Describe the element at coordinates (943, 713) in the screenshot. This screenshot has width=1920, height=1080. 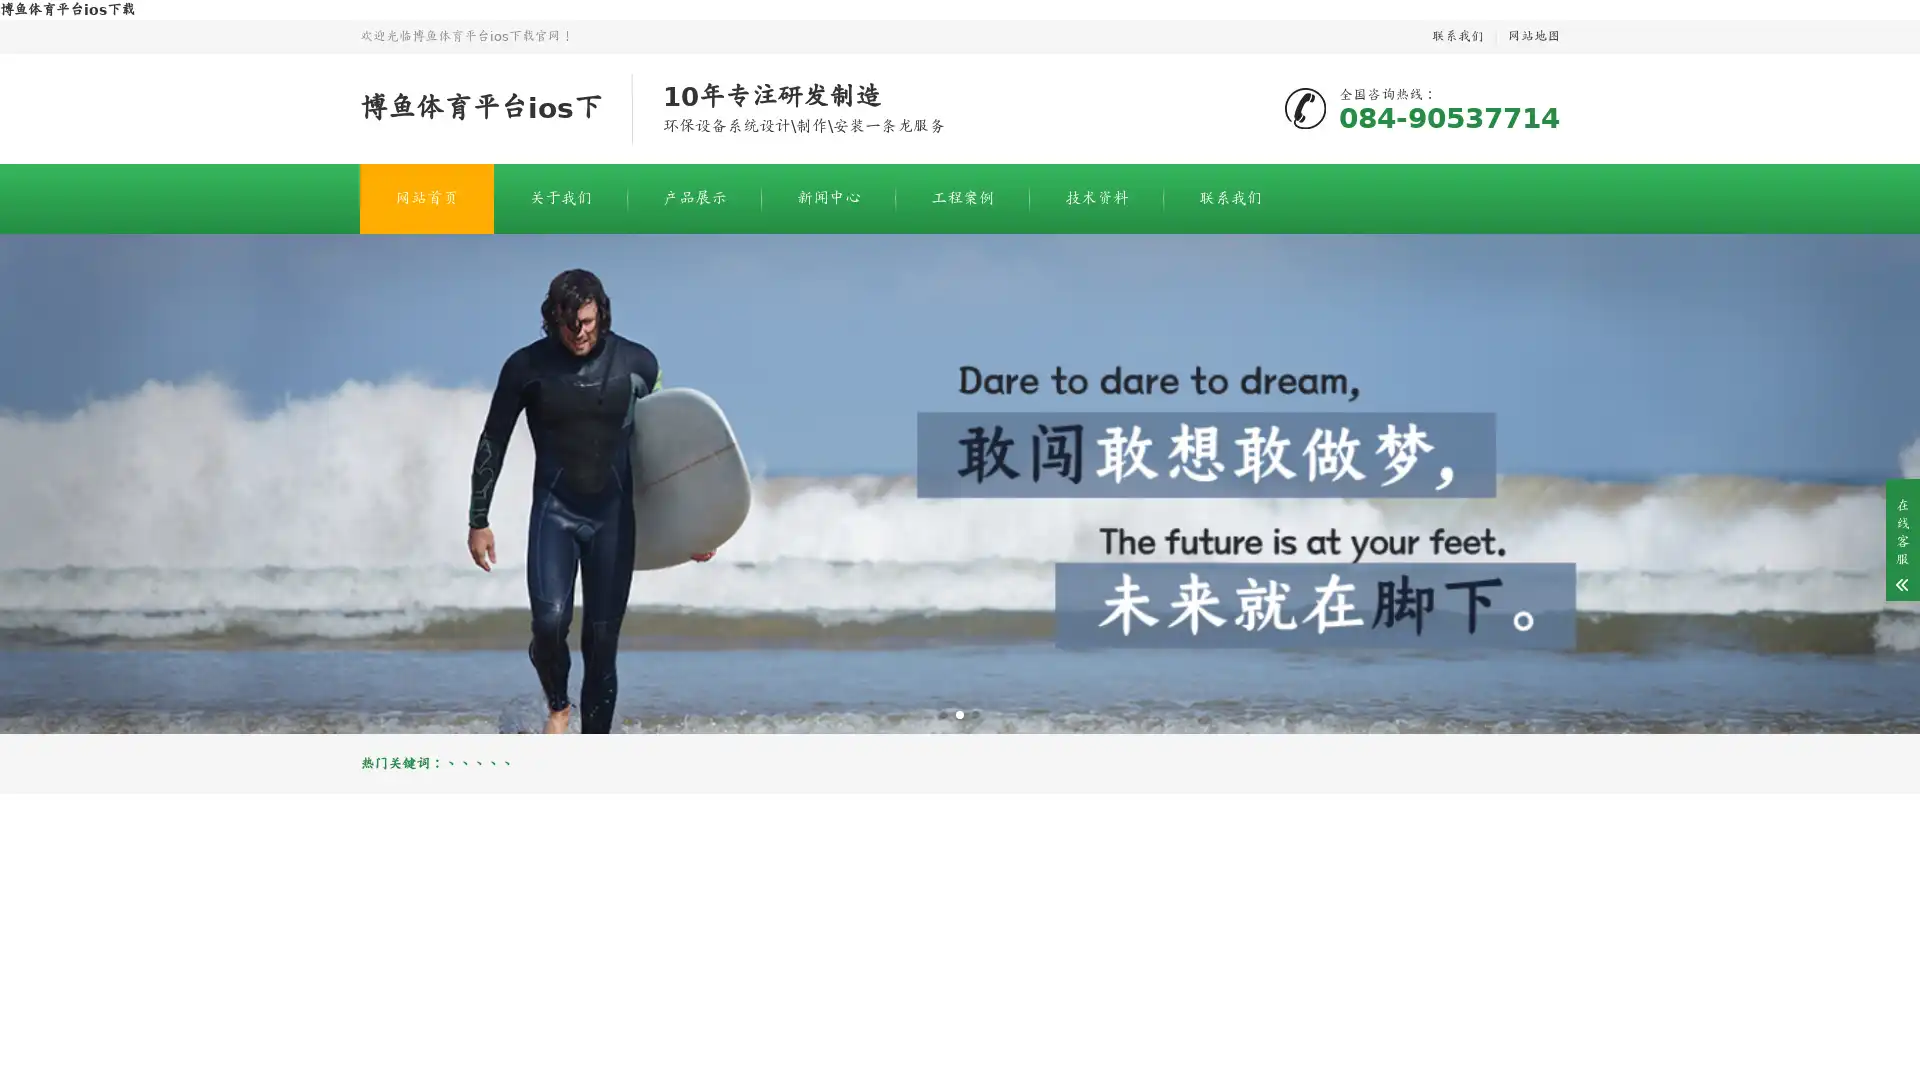
I see `Go to slide 1` at that location.